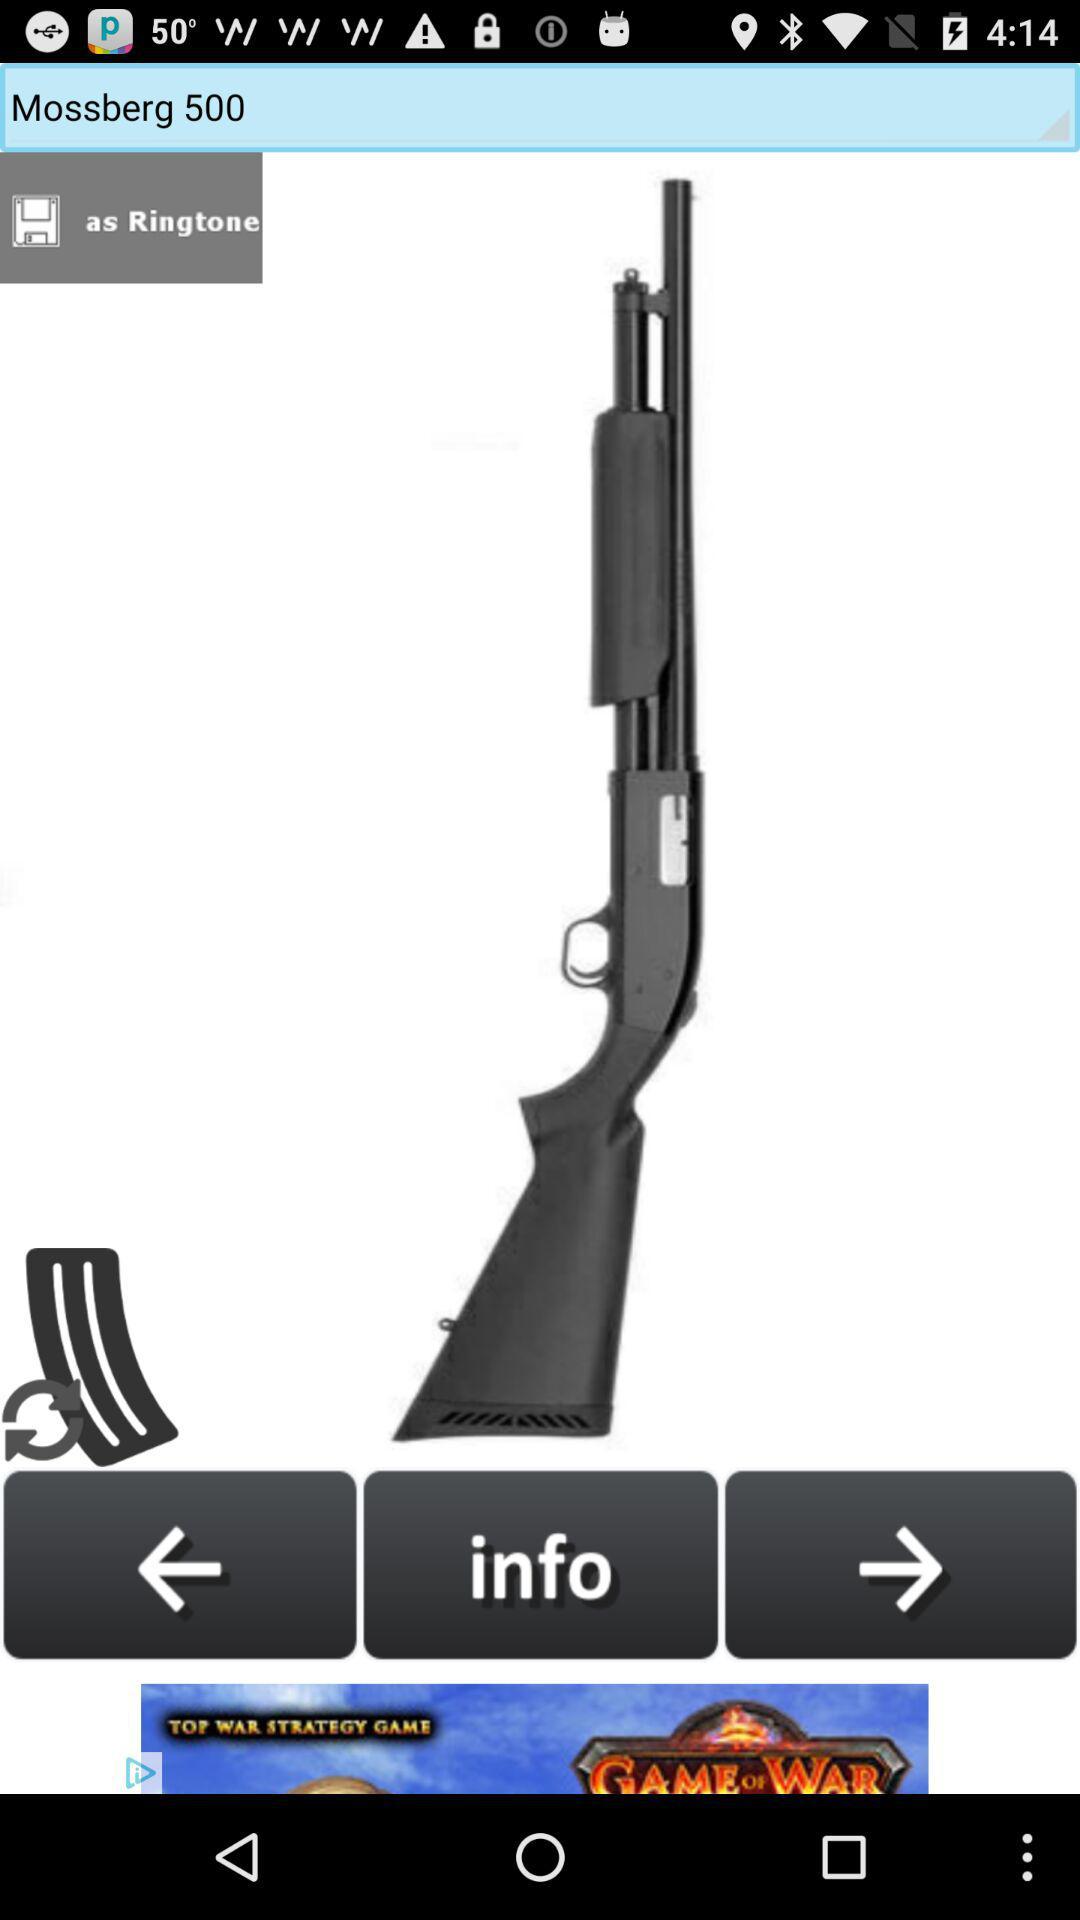 The image size is (1080, 1920). What do you see at coordinates (180, 1563) in the screenshot?
I see `go back` at bounding box center [180, 1563].